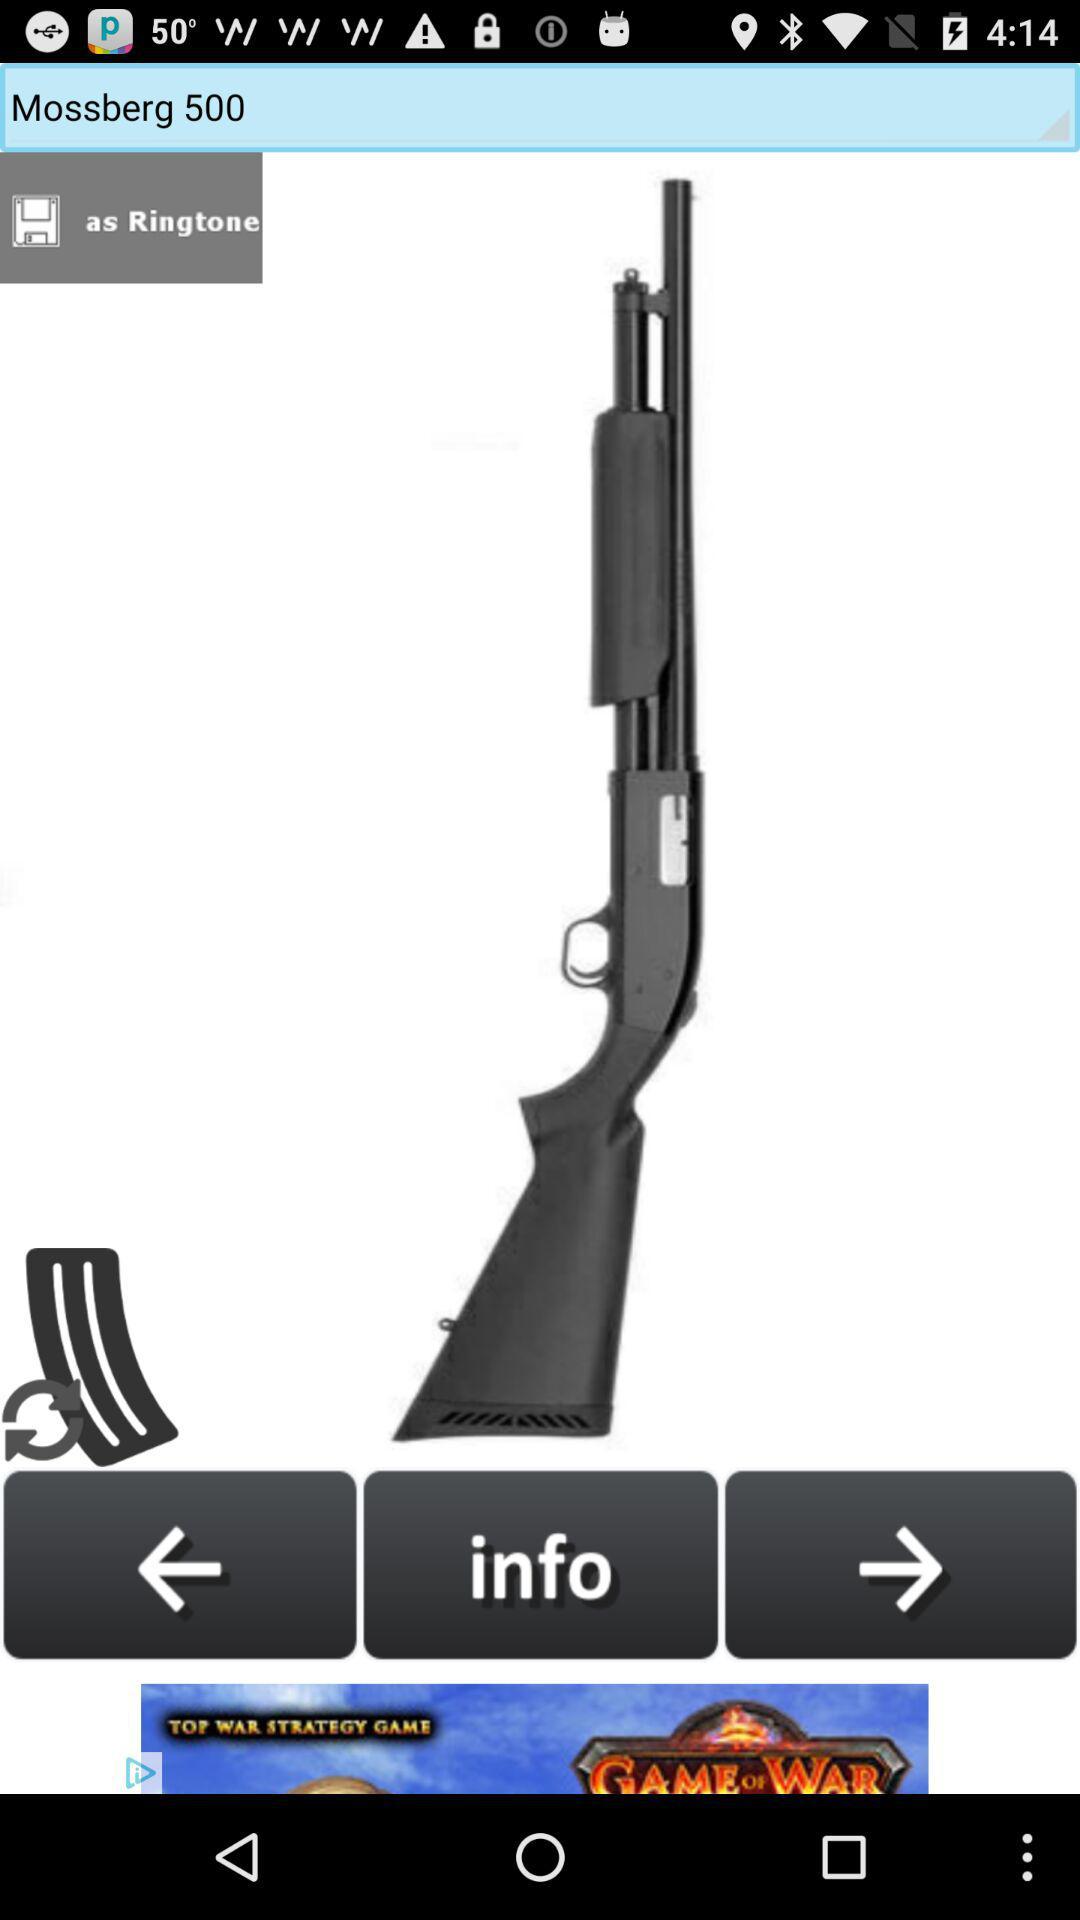 The image size is (1080, 1920). What do you see at coordinates (180, 1563) in the screenshot?
I see `go back` at bounding box center [180, 1563].